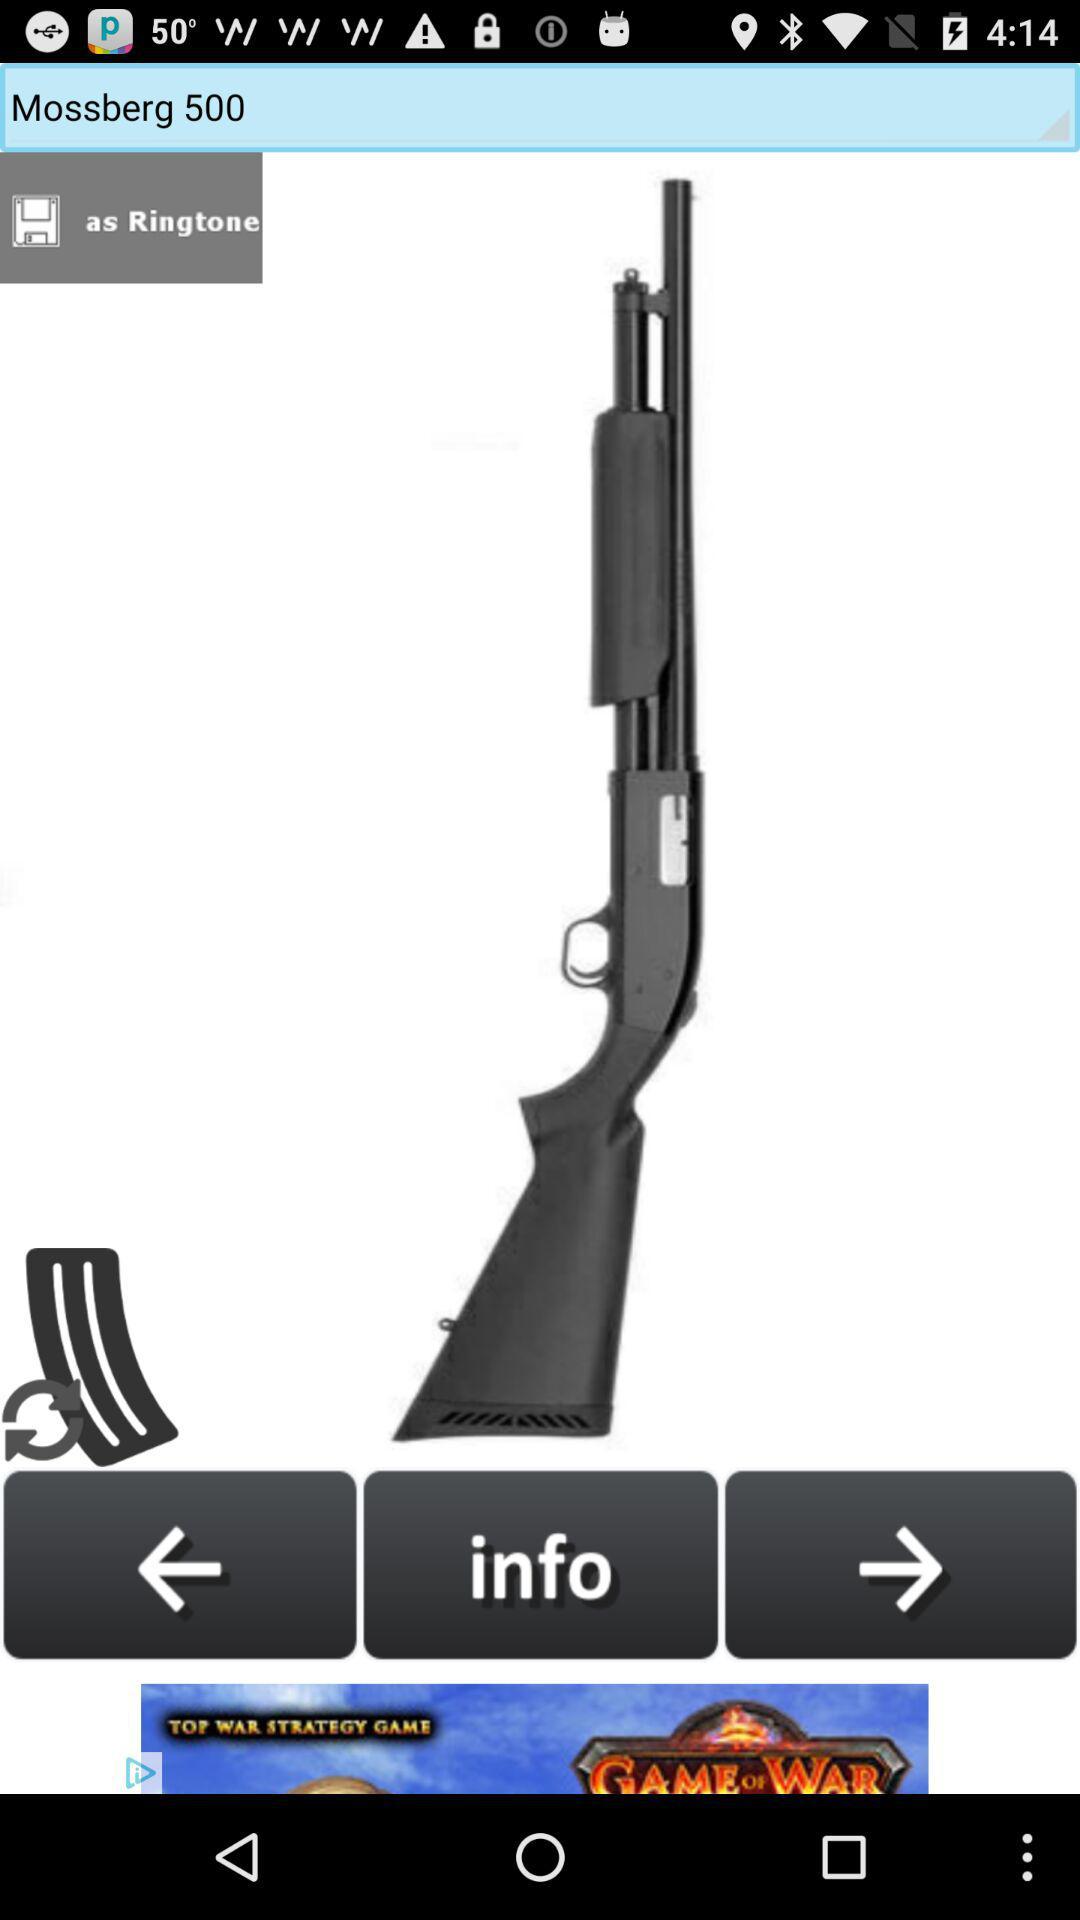 The image size is (1080, 1920). What do you see at coordinates (180, 1563) in the screenshot?
I see `go back` at bounding box center [180, 1563].